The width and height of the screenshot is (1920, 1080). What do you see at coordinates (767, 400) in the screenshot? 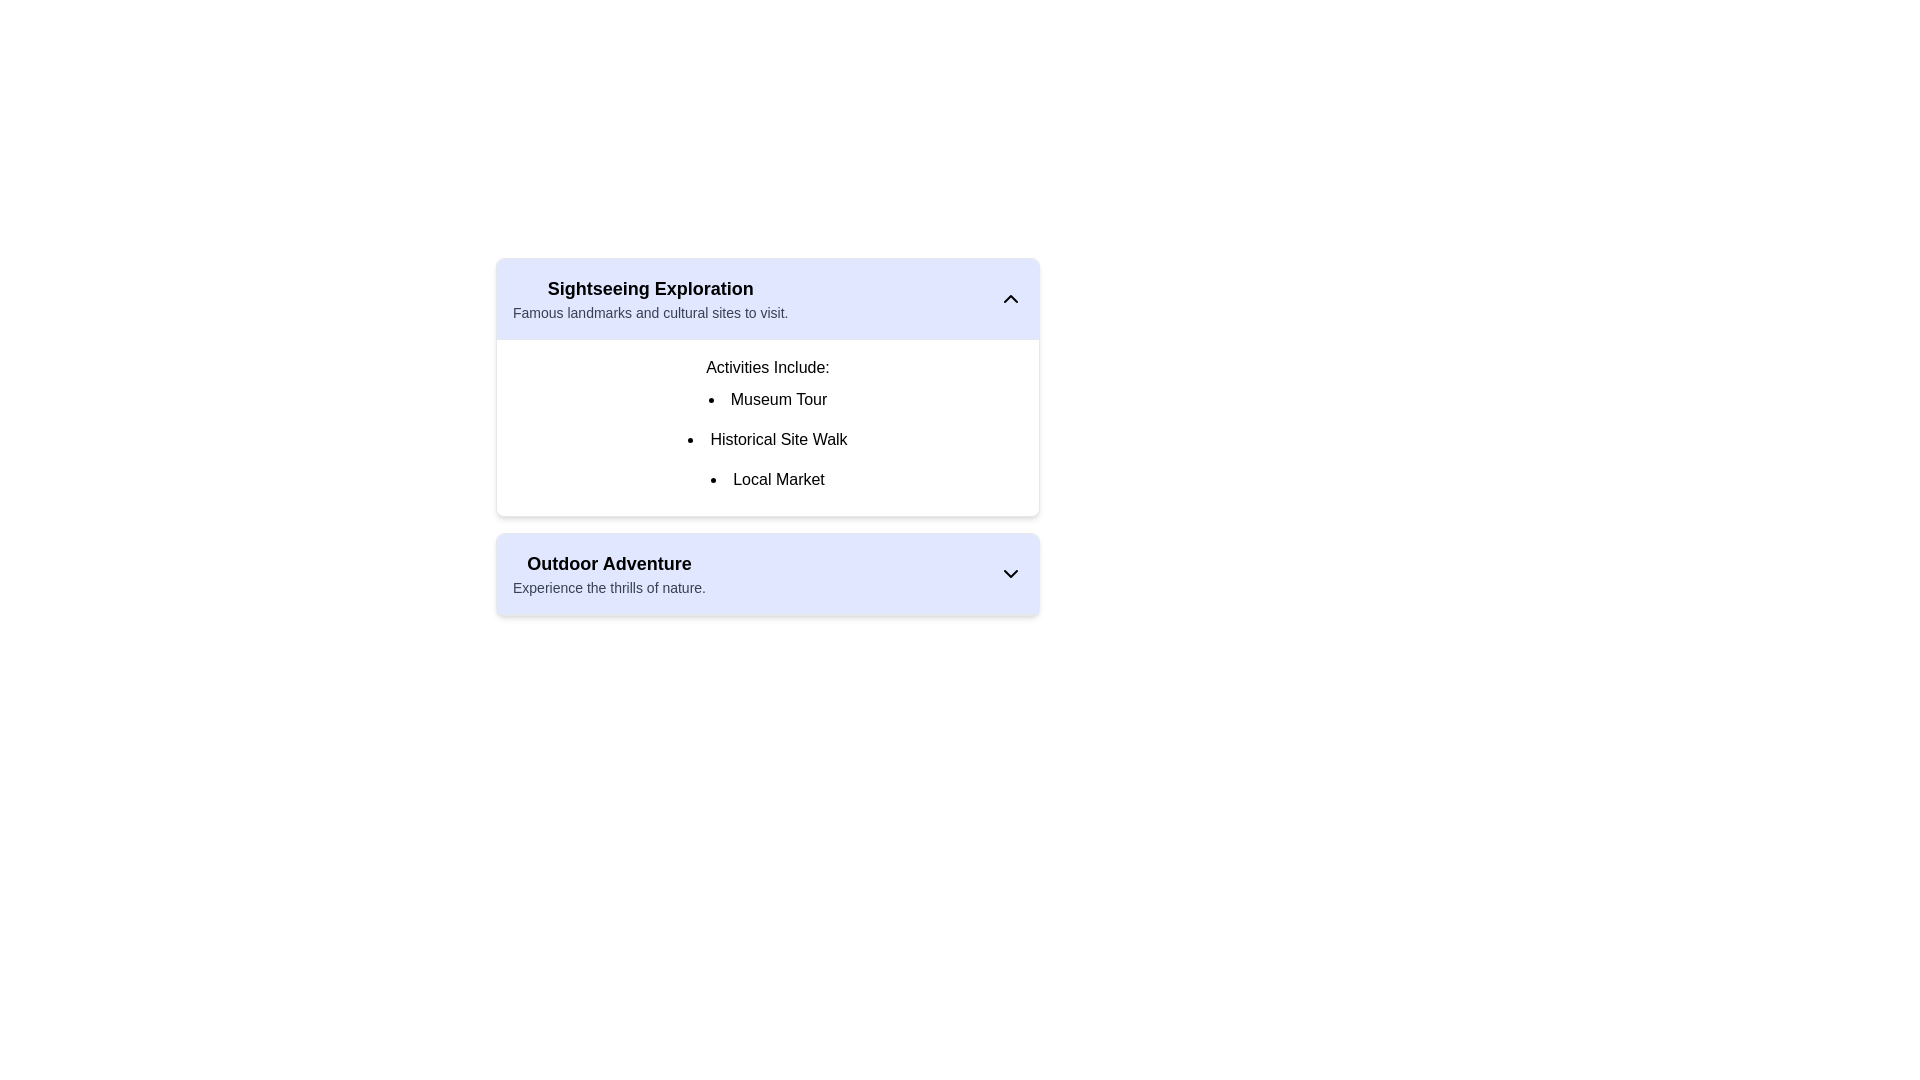
I see `text of the first list item 'Museum Tour' located under the header 'Activities Include' in the 'Sightseeing Exploration' section` at bounding box center [767, 400].